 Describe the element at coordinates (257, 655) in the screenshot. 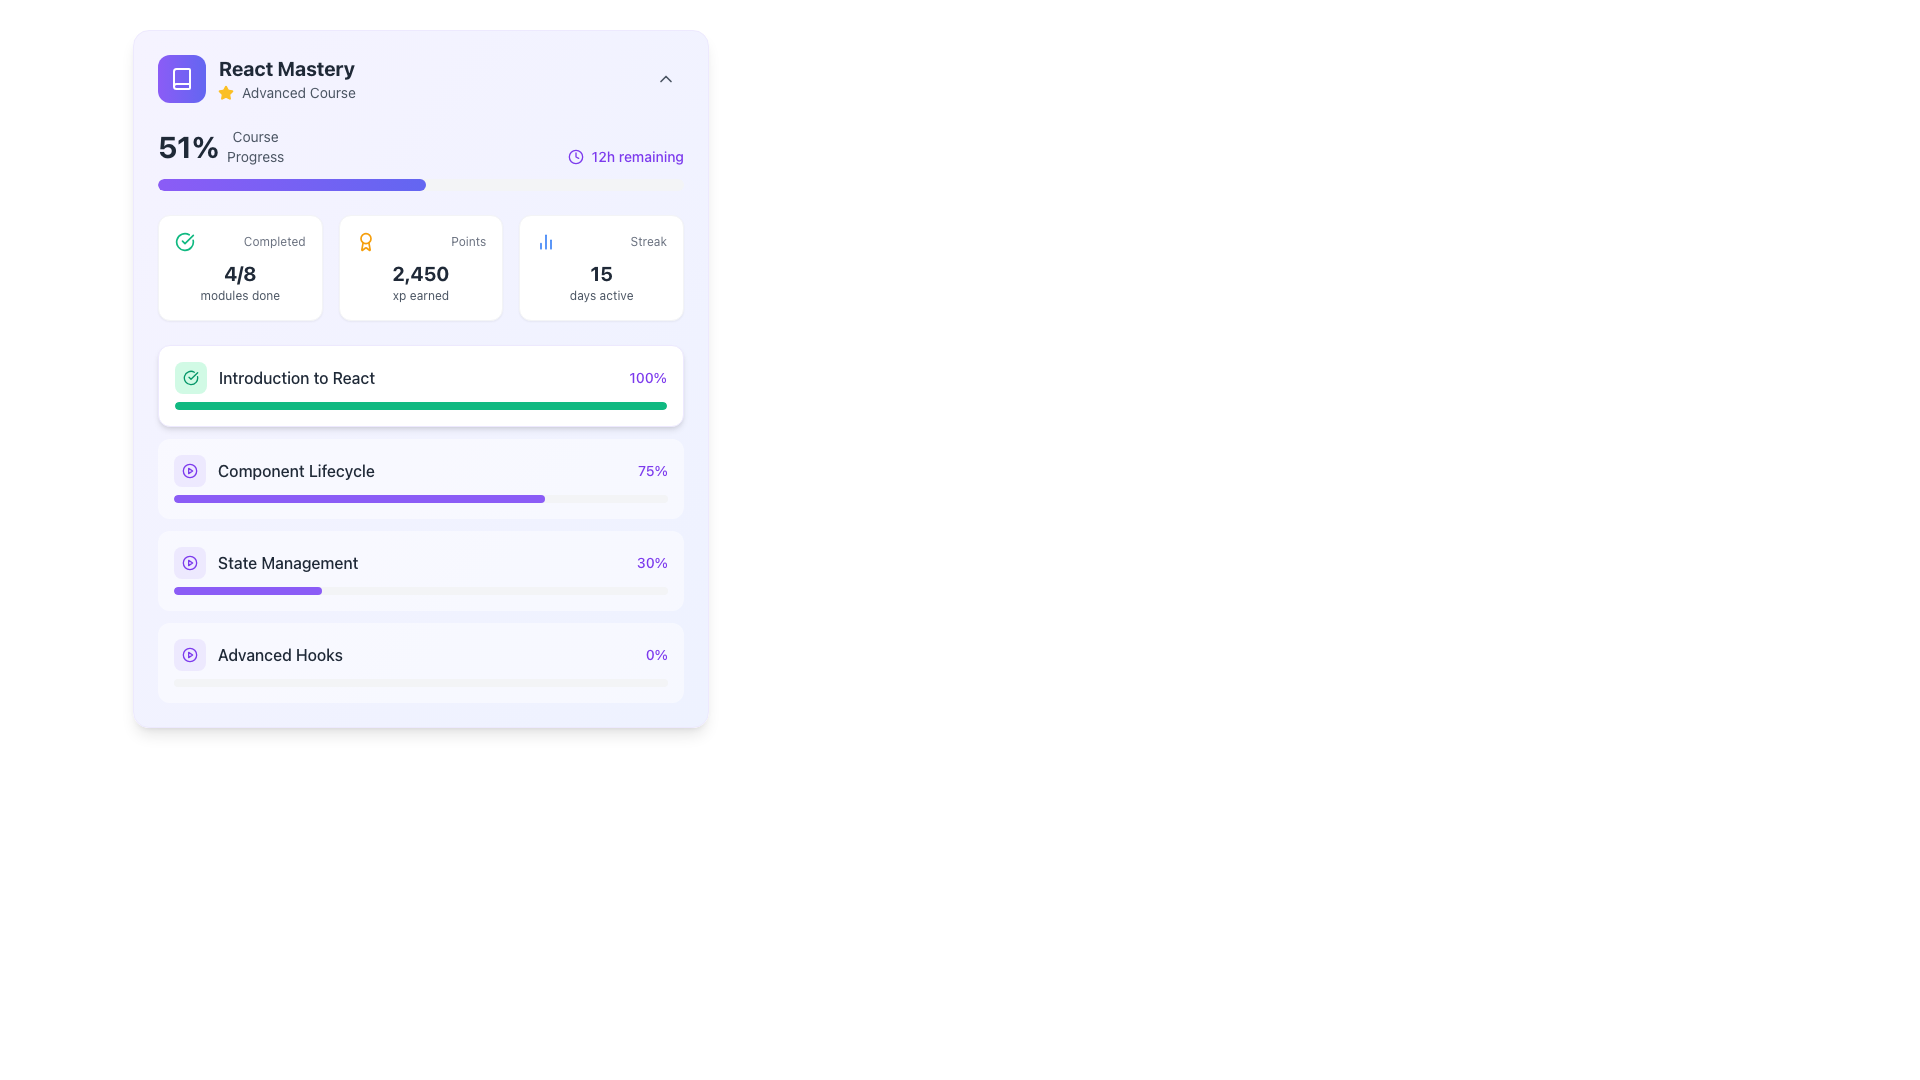

I see `the 'Advanced Hooks' course section in the list` at that location.